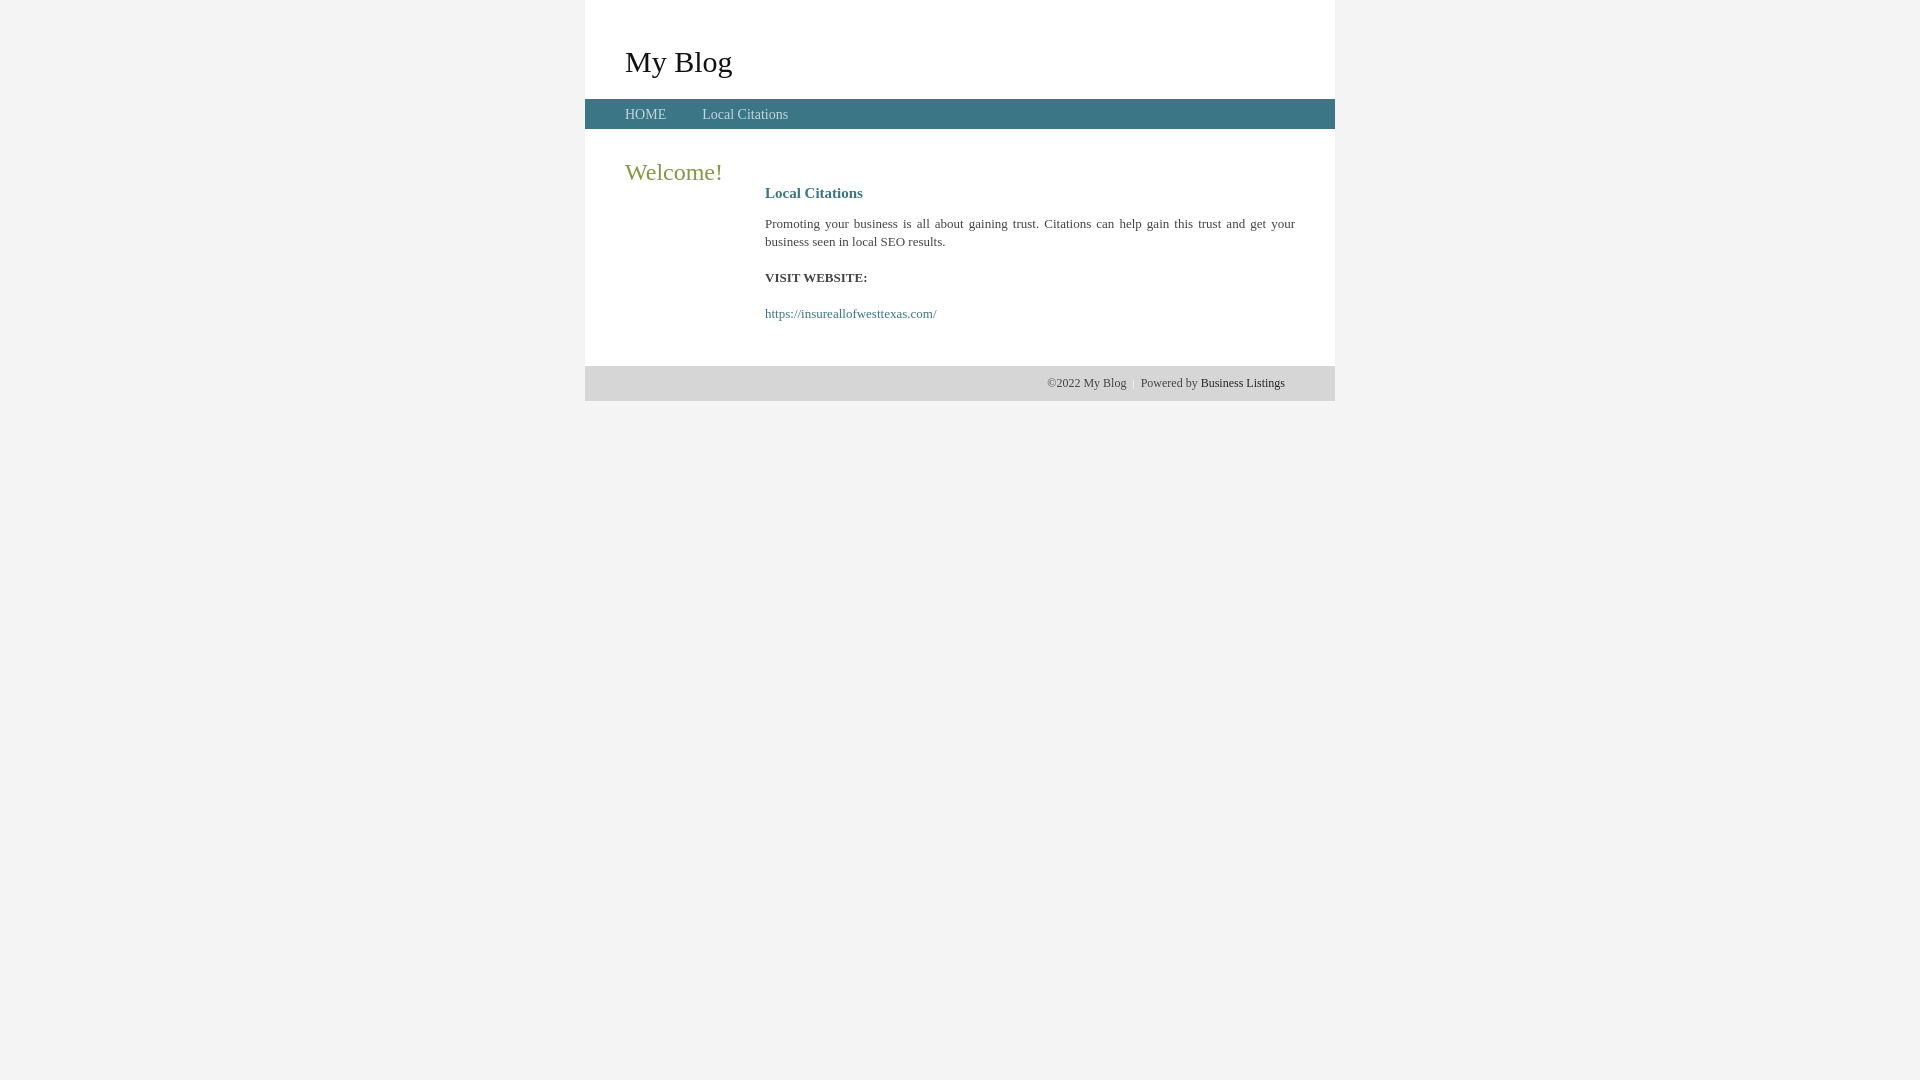  Describe the element at coordinates (850, 313) in the screenshot. I see `'https://insureallofwesttexas.com/'` at that location.